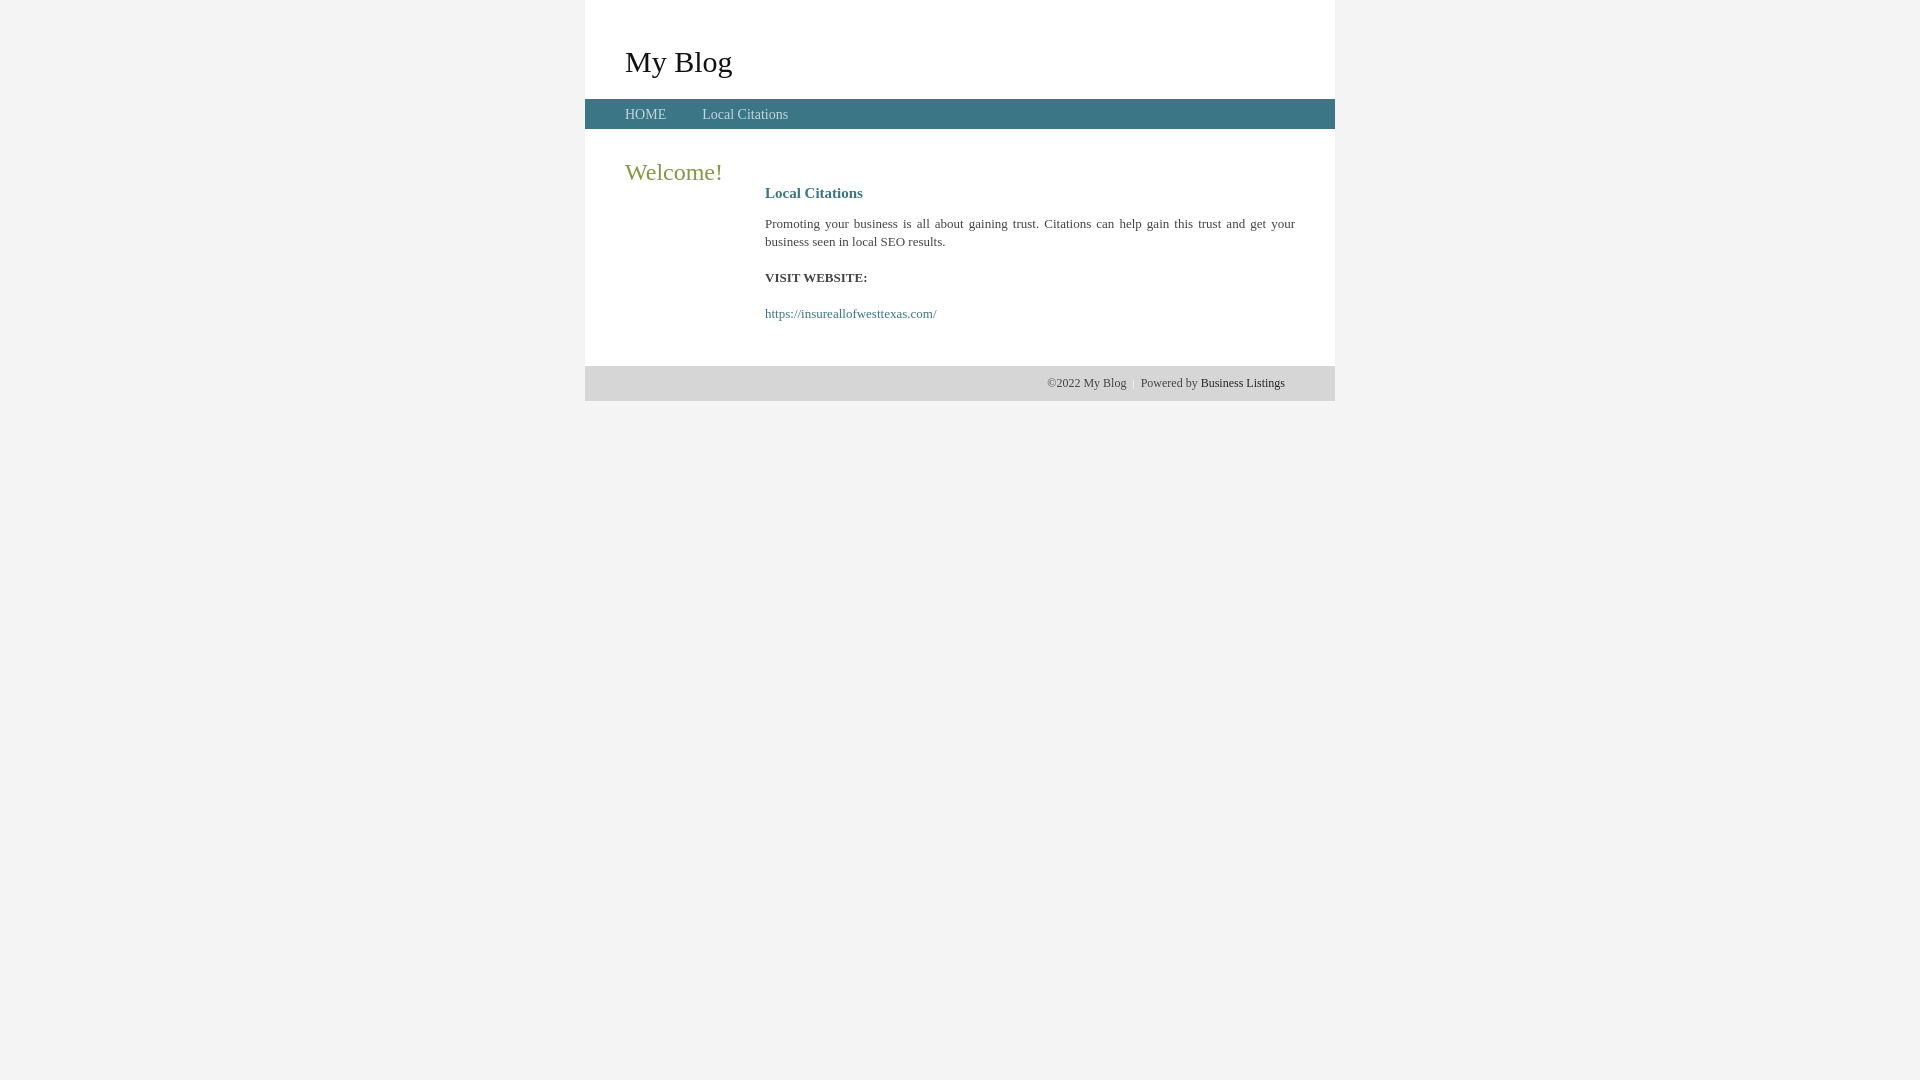  Describe the element at coordinates (850, 313) in the screenshot. I see `'https://insureallofwesttexas.com/'` at that location.